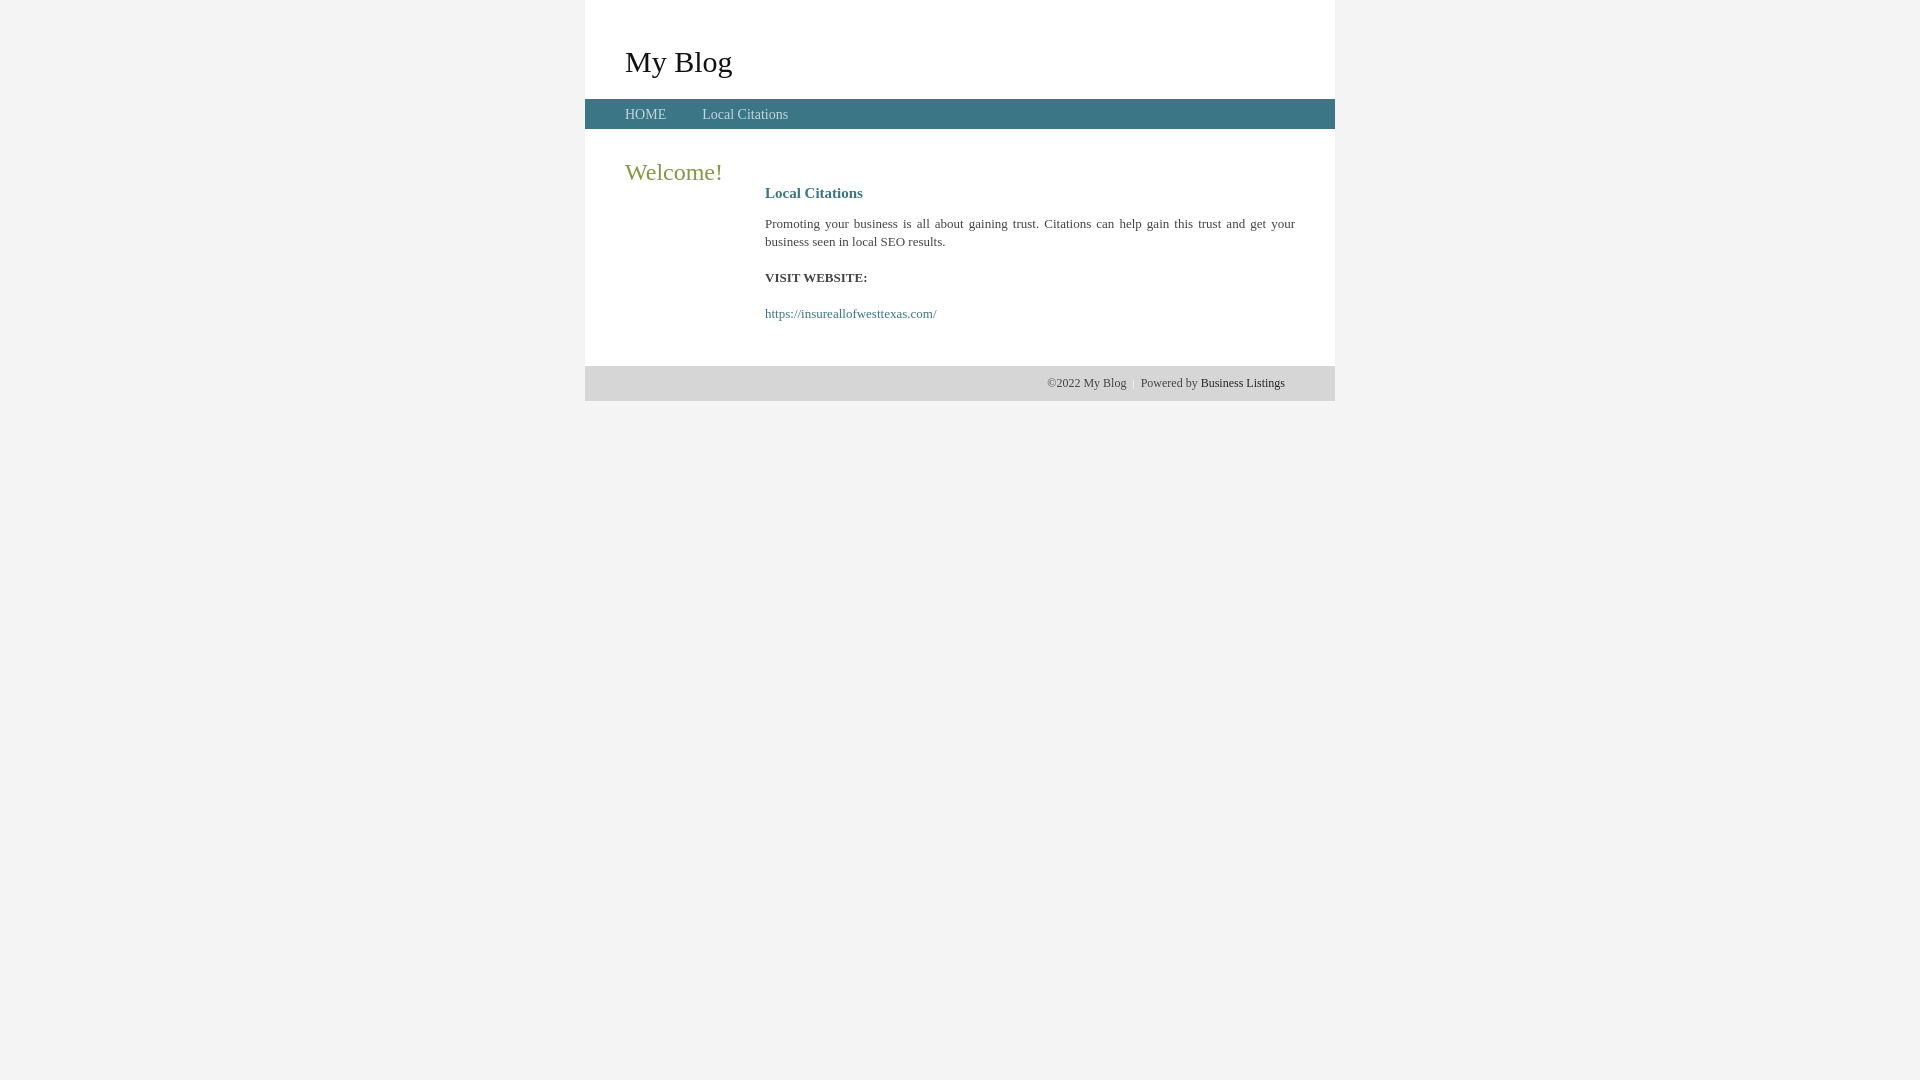  Describe the element at coordinates (850, 313) in the screenshot. I see `'https://insureallofwesttexas.com/'` at that location.